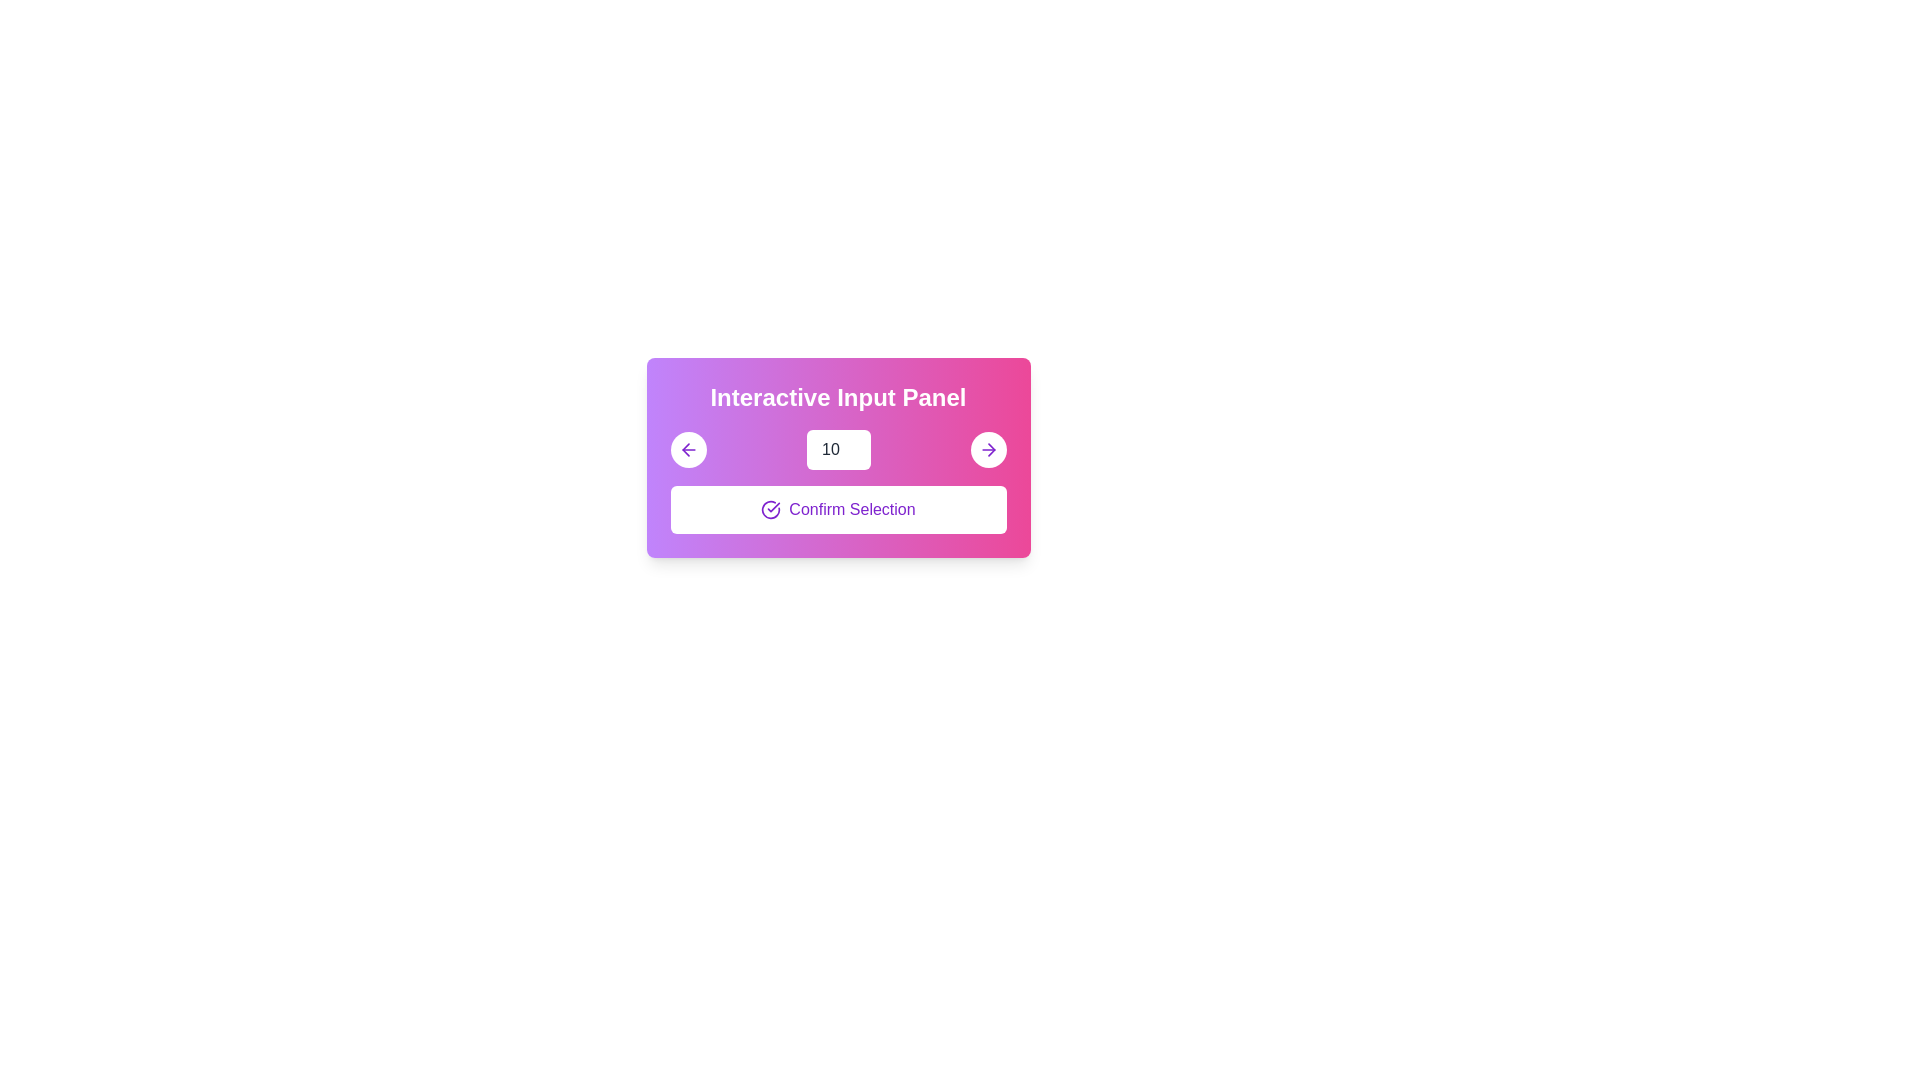 The height and width of the screenshot is (1080, 1920). Describe the element at coordinates (988, 450) in the screenshot. I see `the icon within the circular button on the right side of the 'Interactive Input Panel'` at that location.